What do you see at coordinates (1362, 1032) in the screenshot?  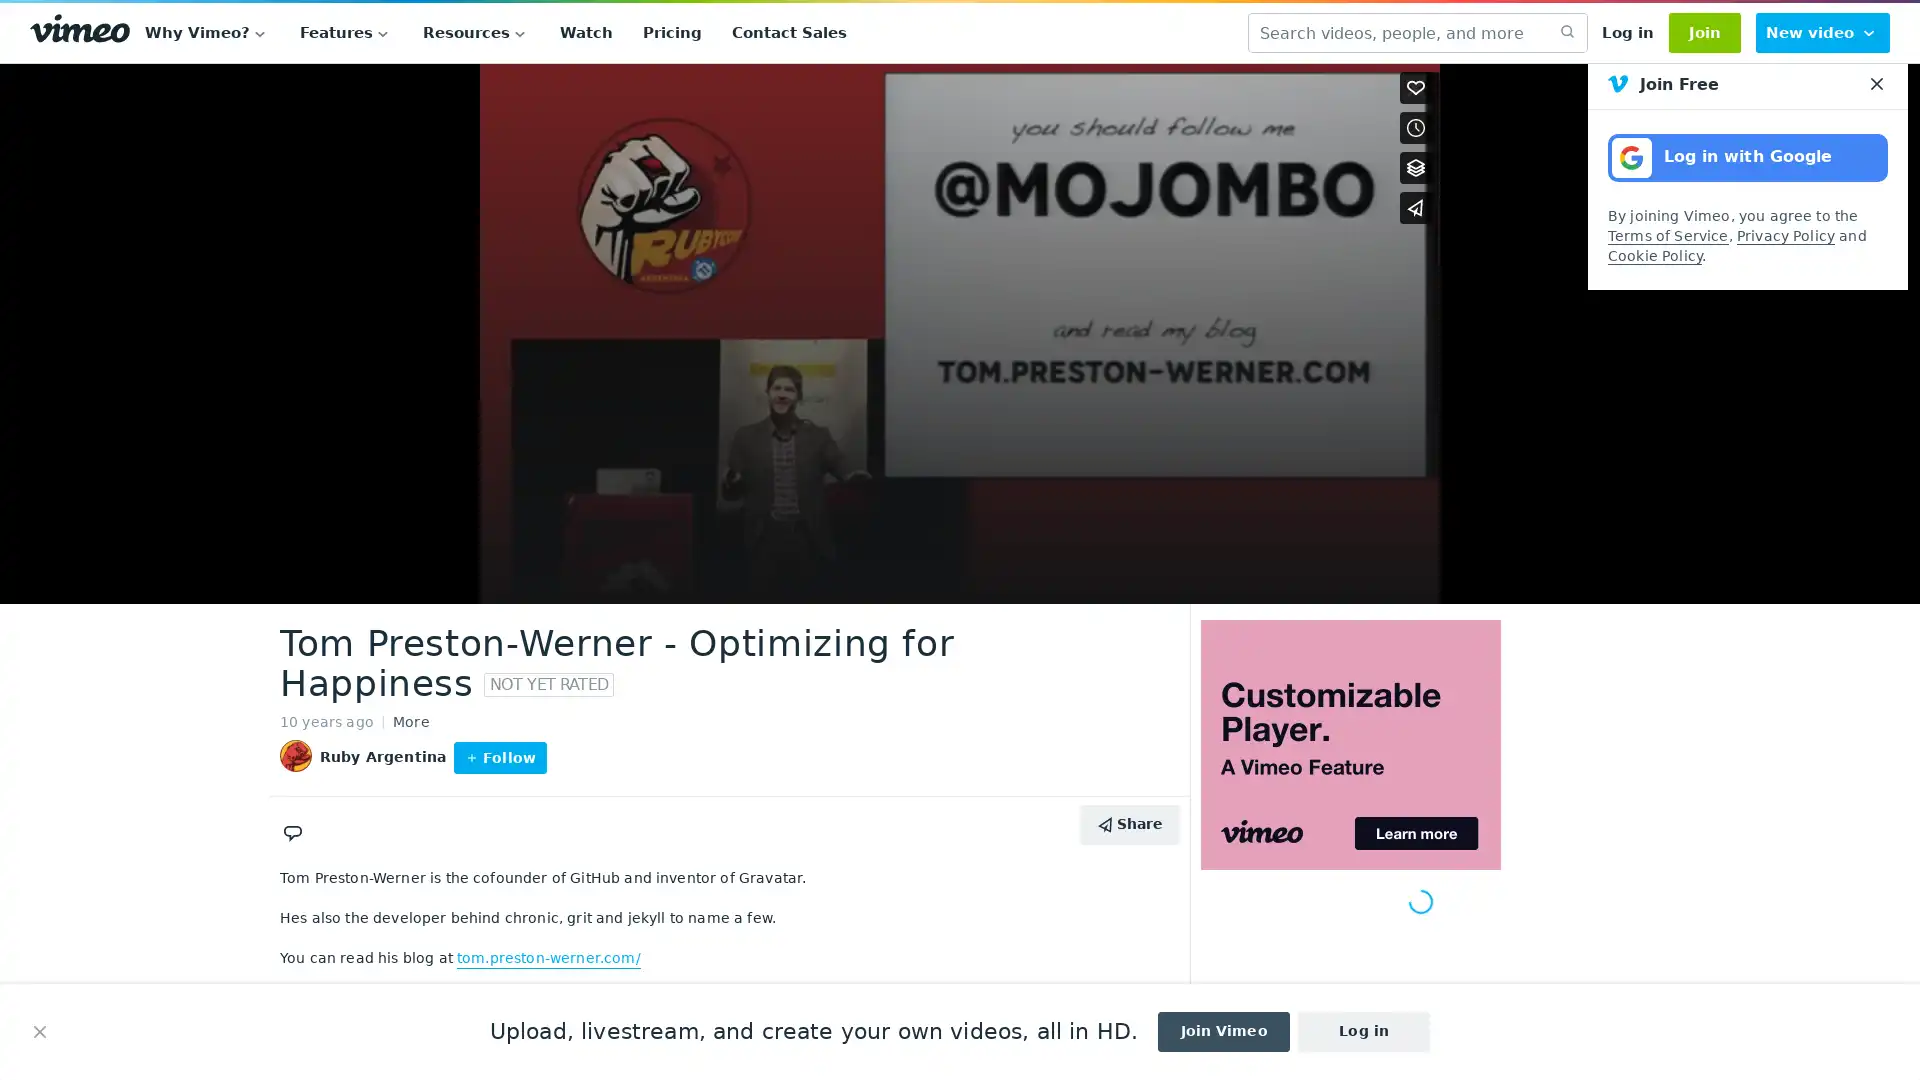 I see `Log in` at bounding box center [1362, 1032].